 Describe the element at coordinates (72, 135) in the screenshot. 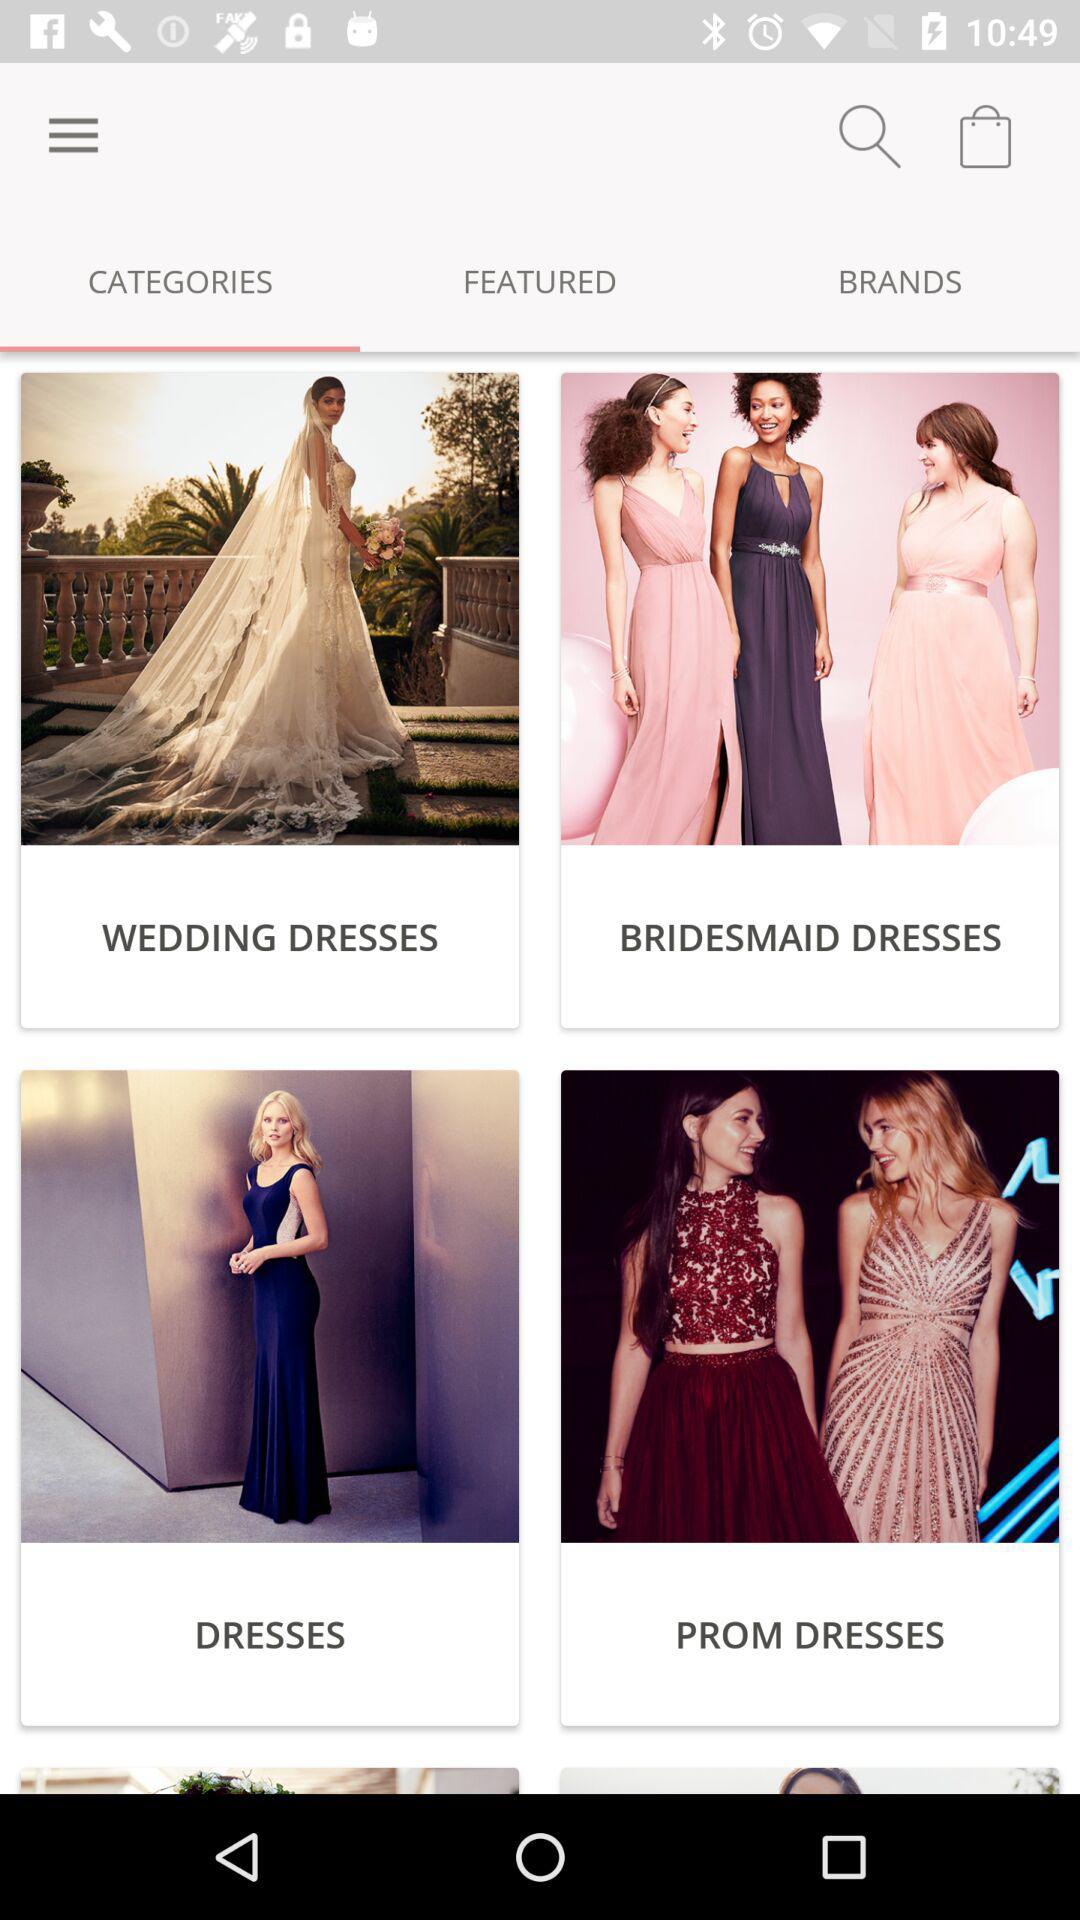

I see `icon next to the featured` at that location.